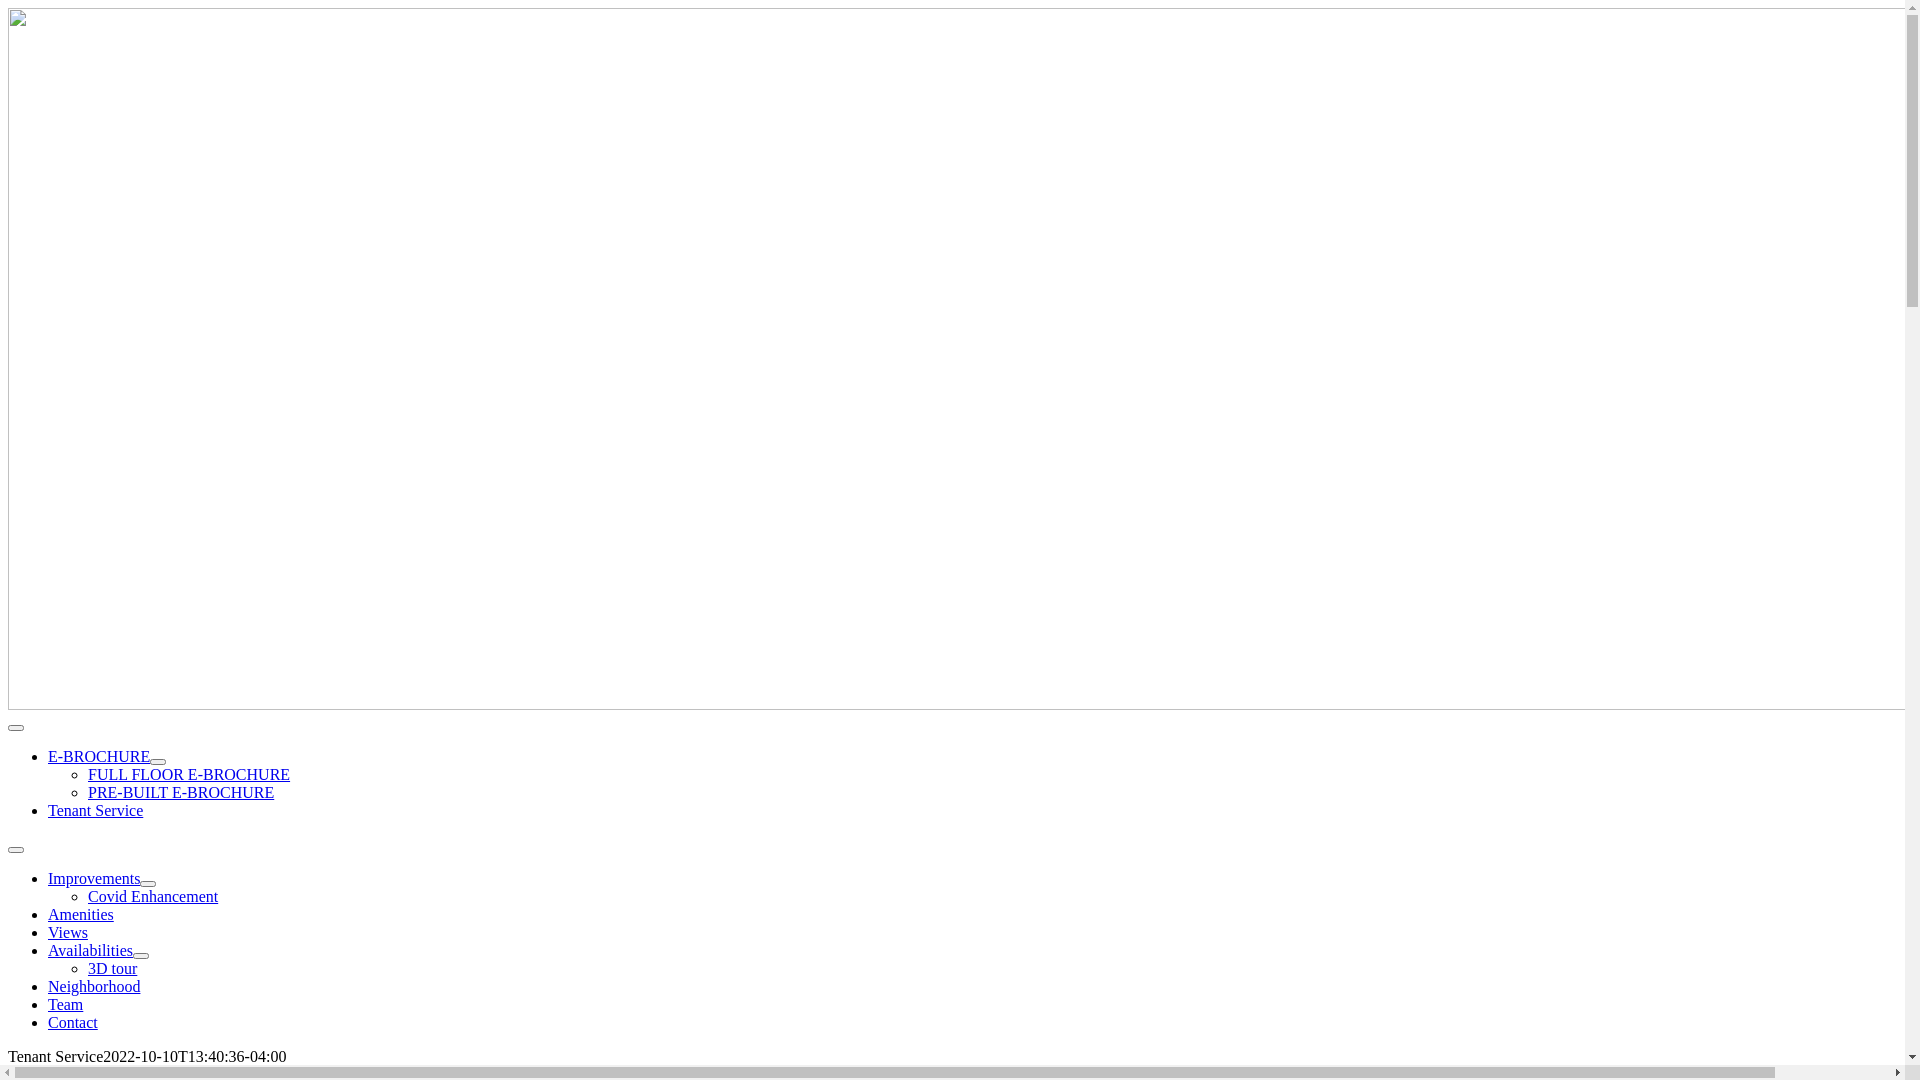  I want to click on 'Improvements', so click(93, 877).